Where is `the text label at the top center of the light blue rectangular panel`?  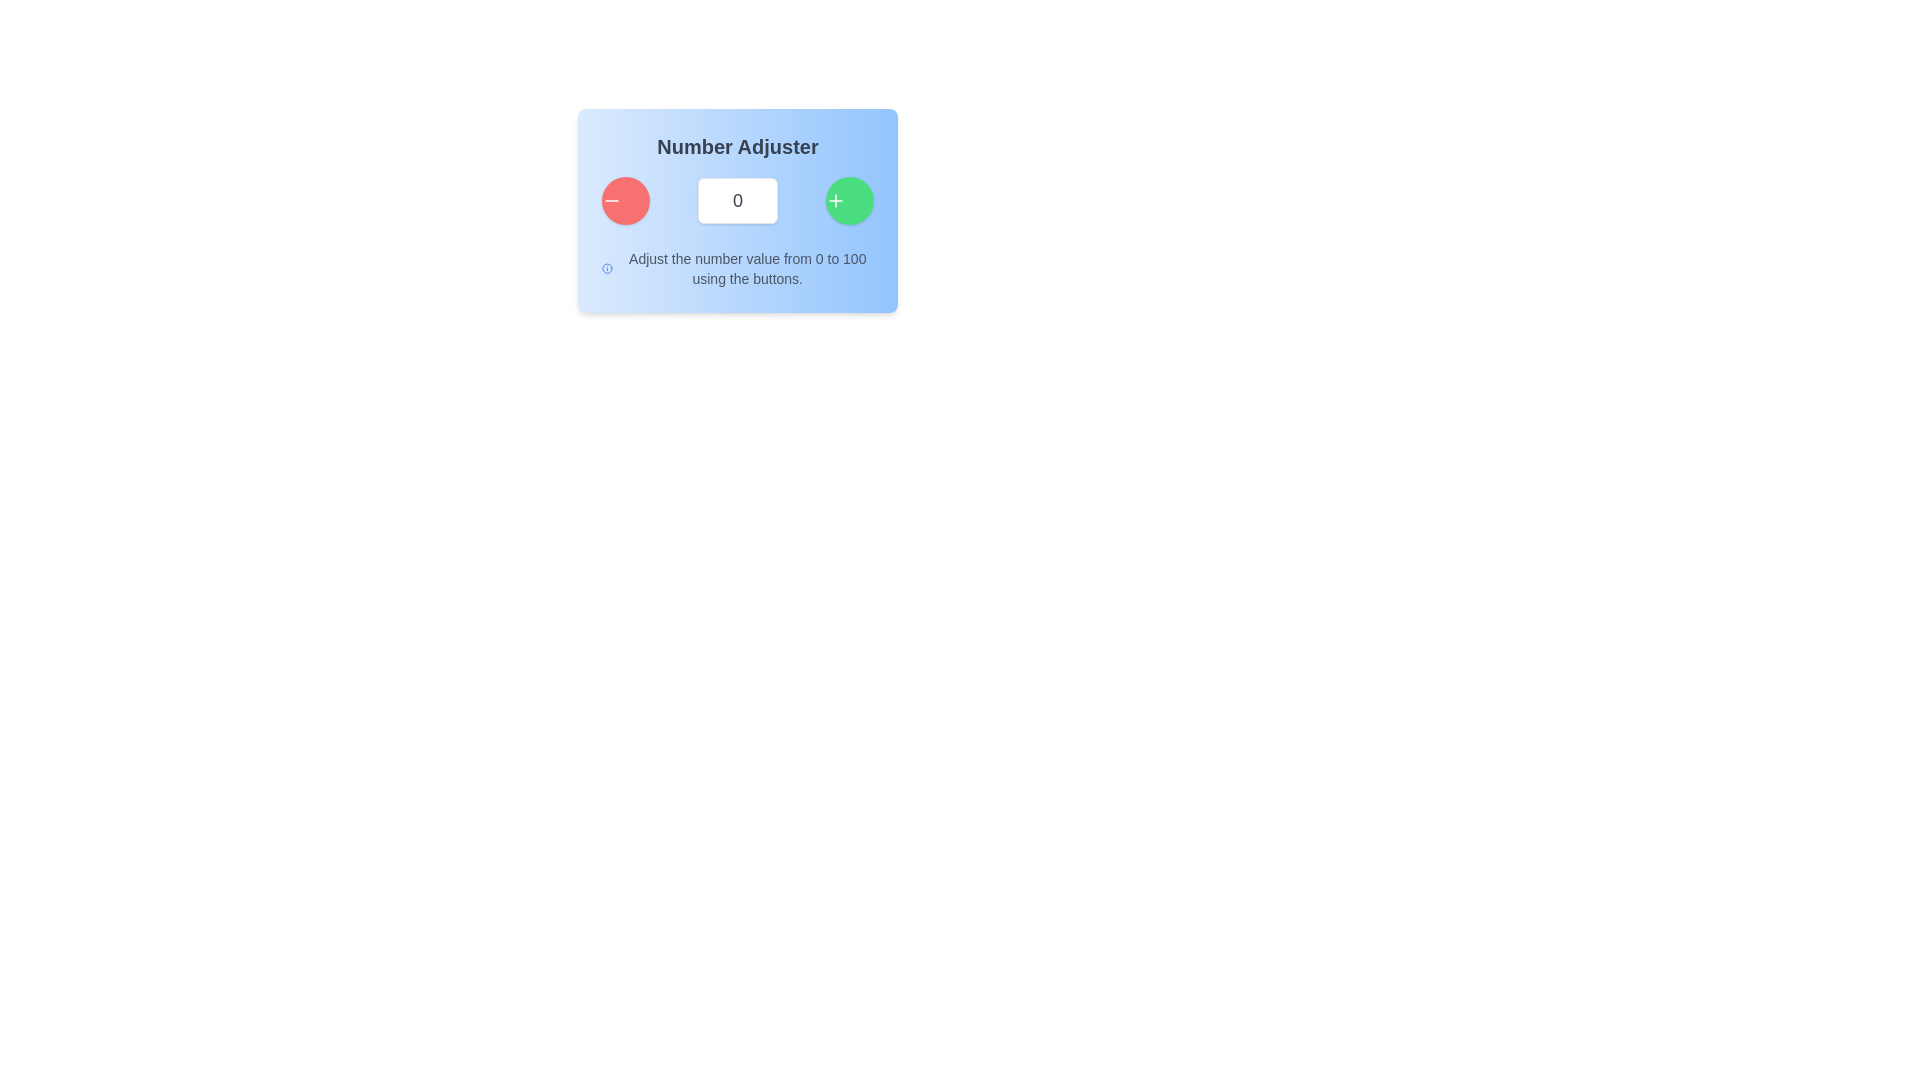 the text label at the top center of the light blue rectangular panel is located at coordinates (737, 145).